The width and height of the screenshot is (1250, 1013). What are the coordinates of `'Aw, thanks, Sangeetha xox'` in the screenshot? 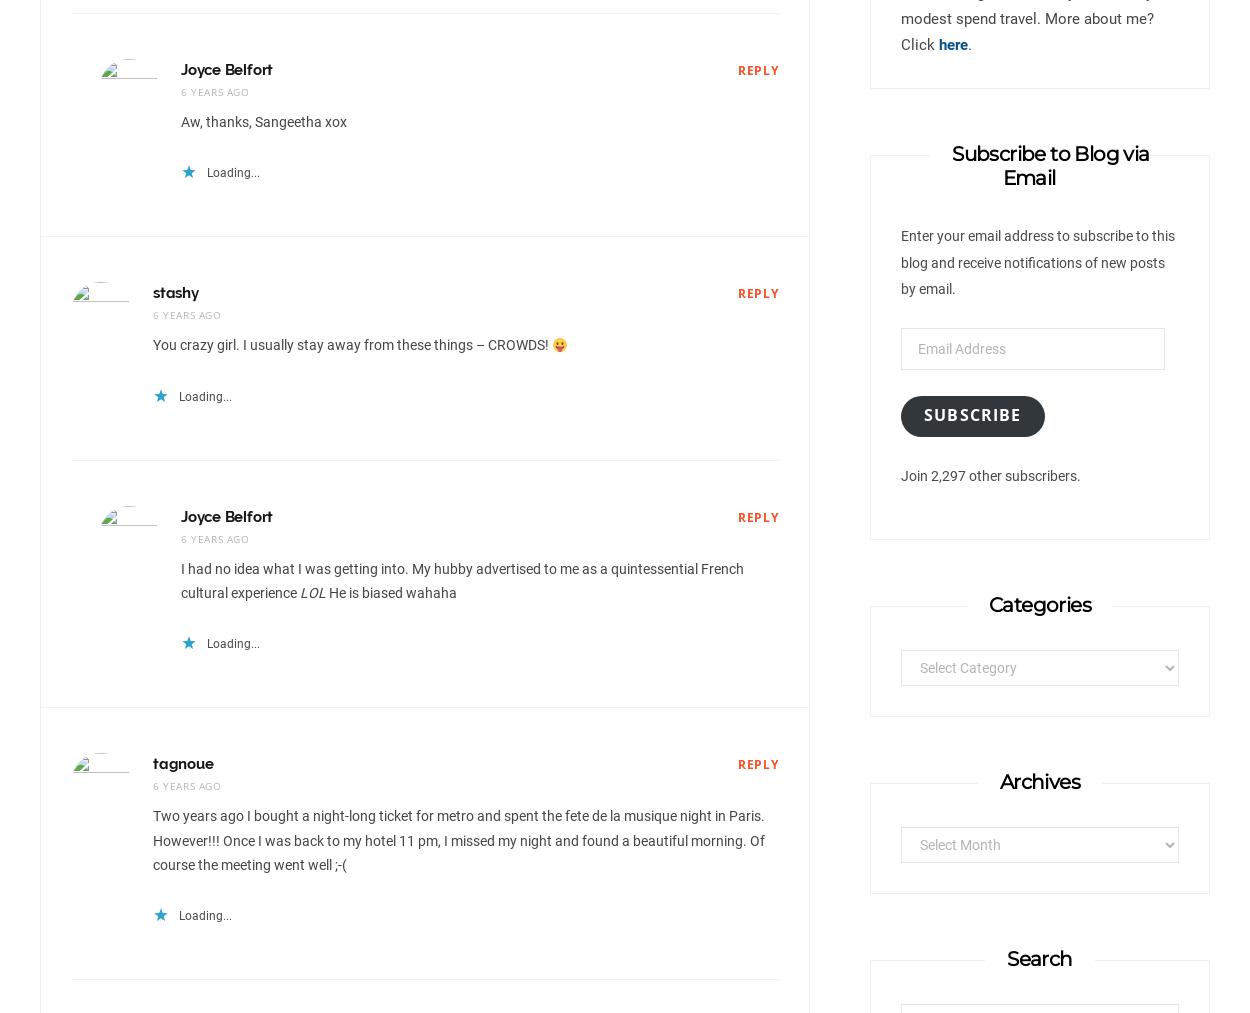 It's located at (264, 121).